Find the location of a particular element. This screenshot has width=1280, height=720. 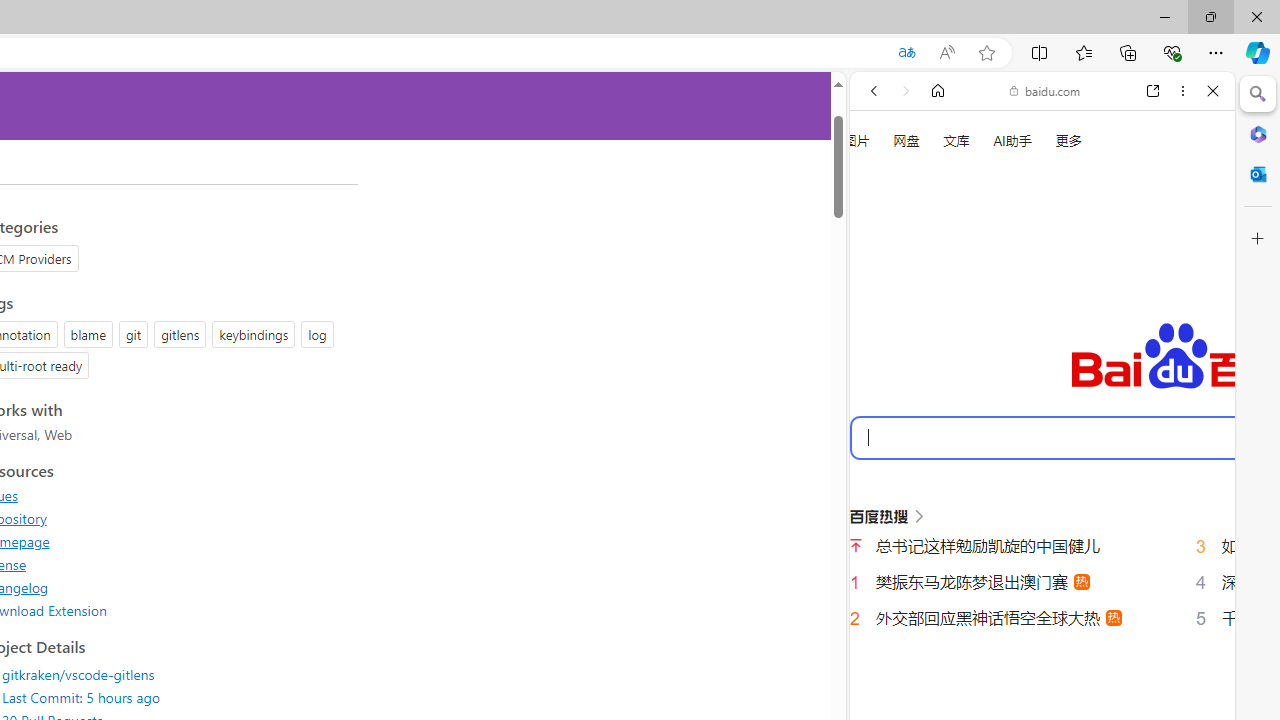

'Class: b_serphb' is located at coordinates (1190, 338).